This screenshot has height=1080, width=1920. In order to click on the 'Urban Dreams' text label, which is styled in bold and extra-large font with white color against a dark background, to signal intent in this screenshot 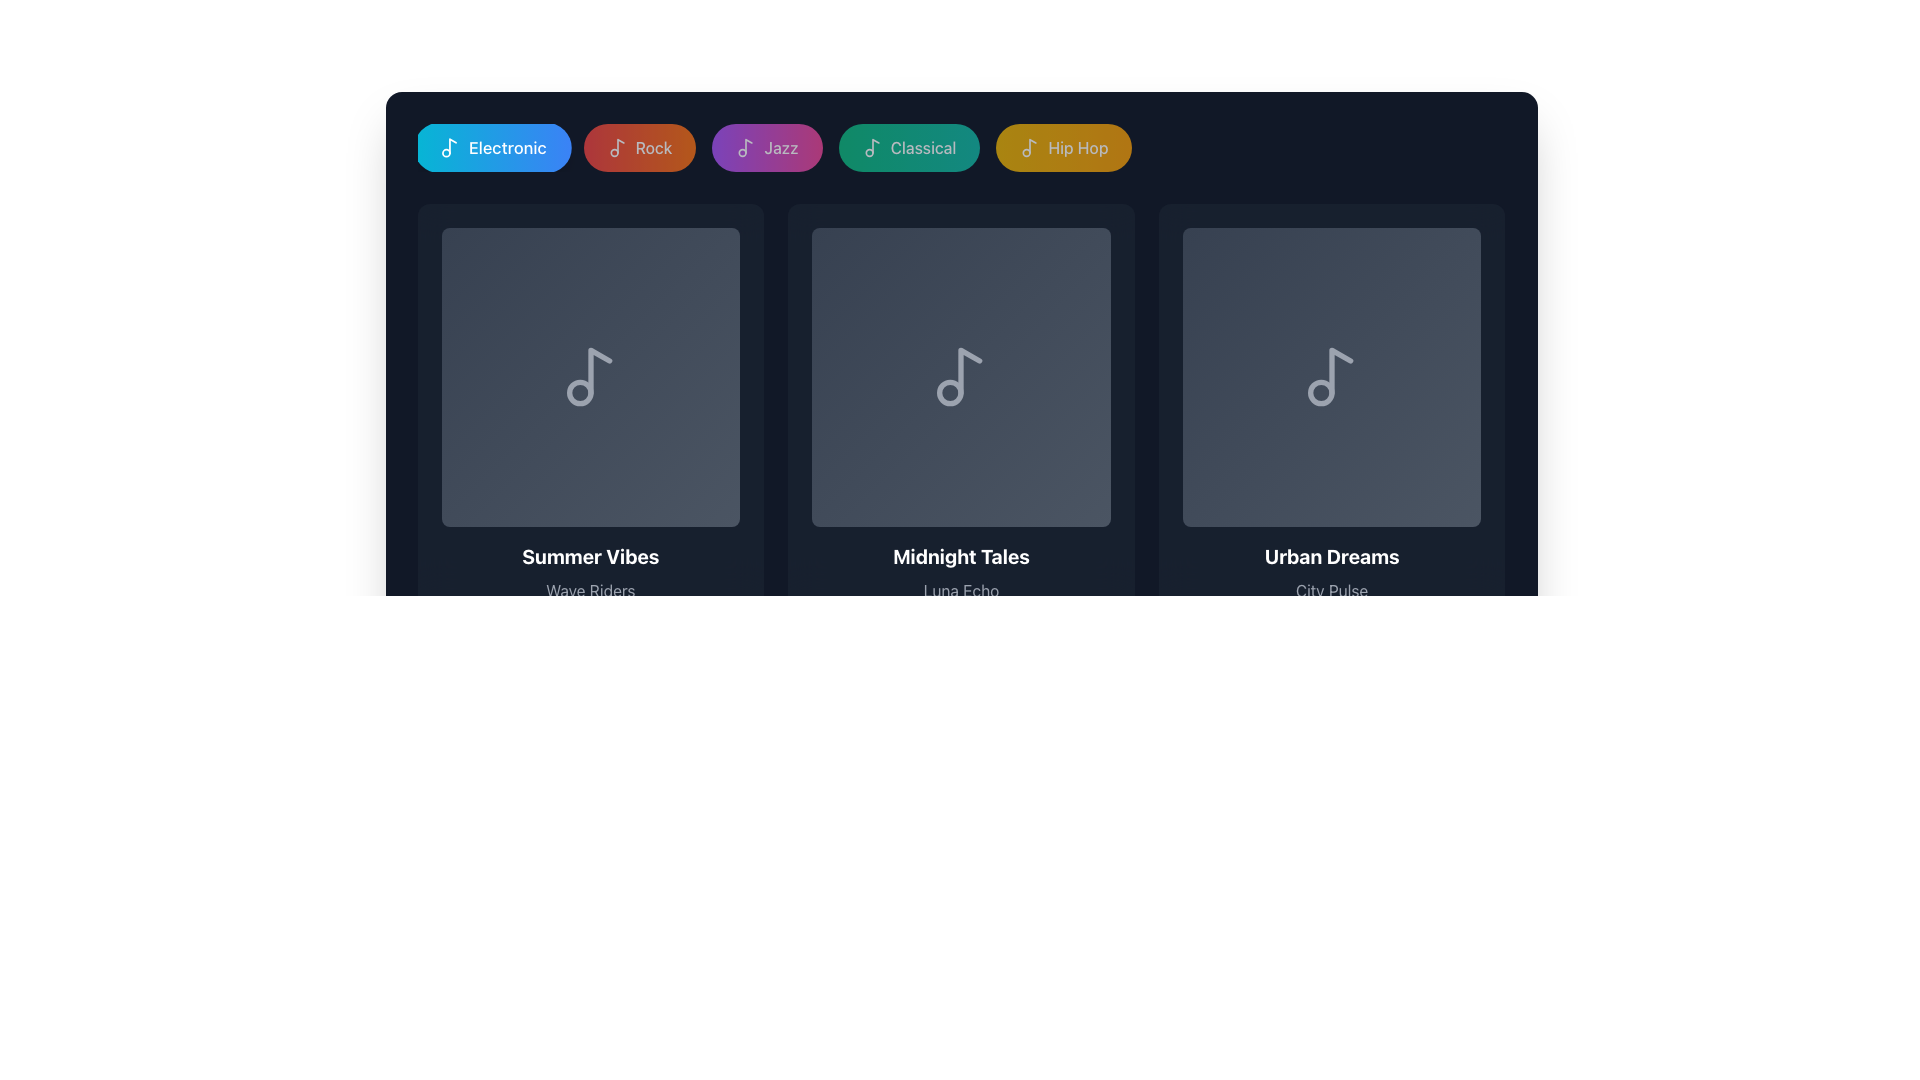, I will do `click(1332, 556)`.